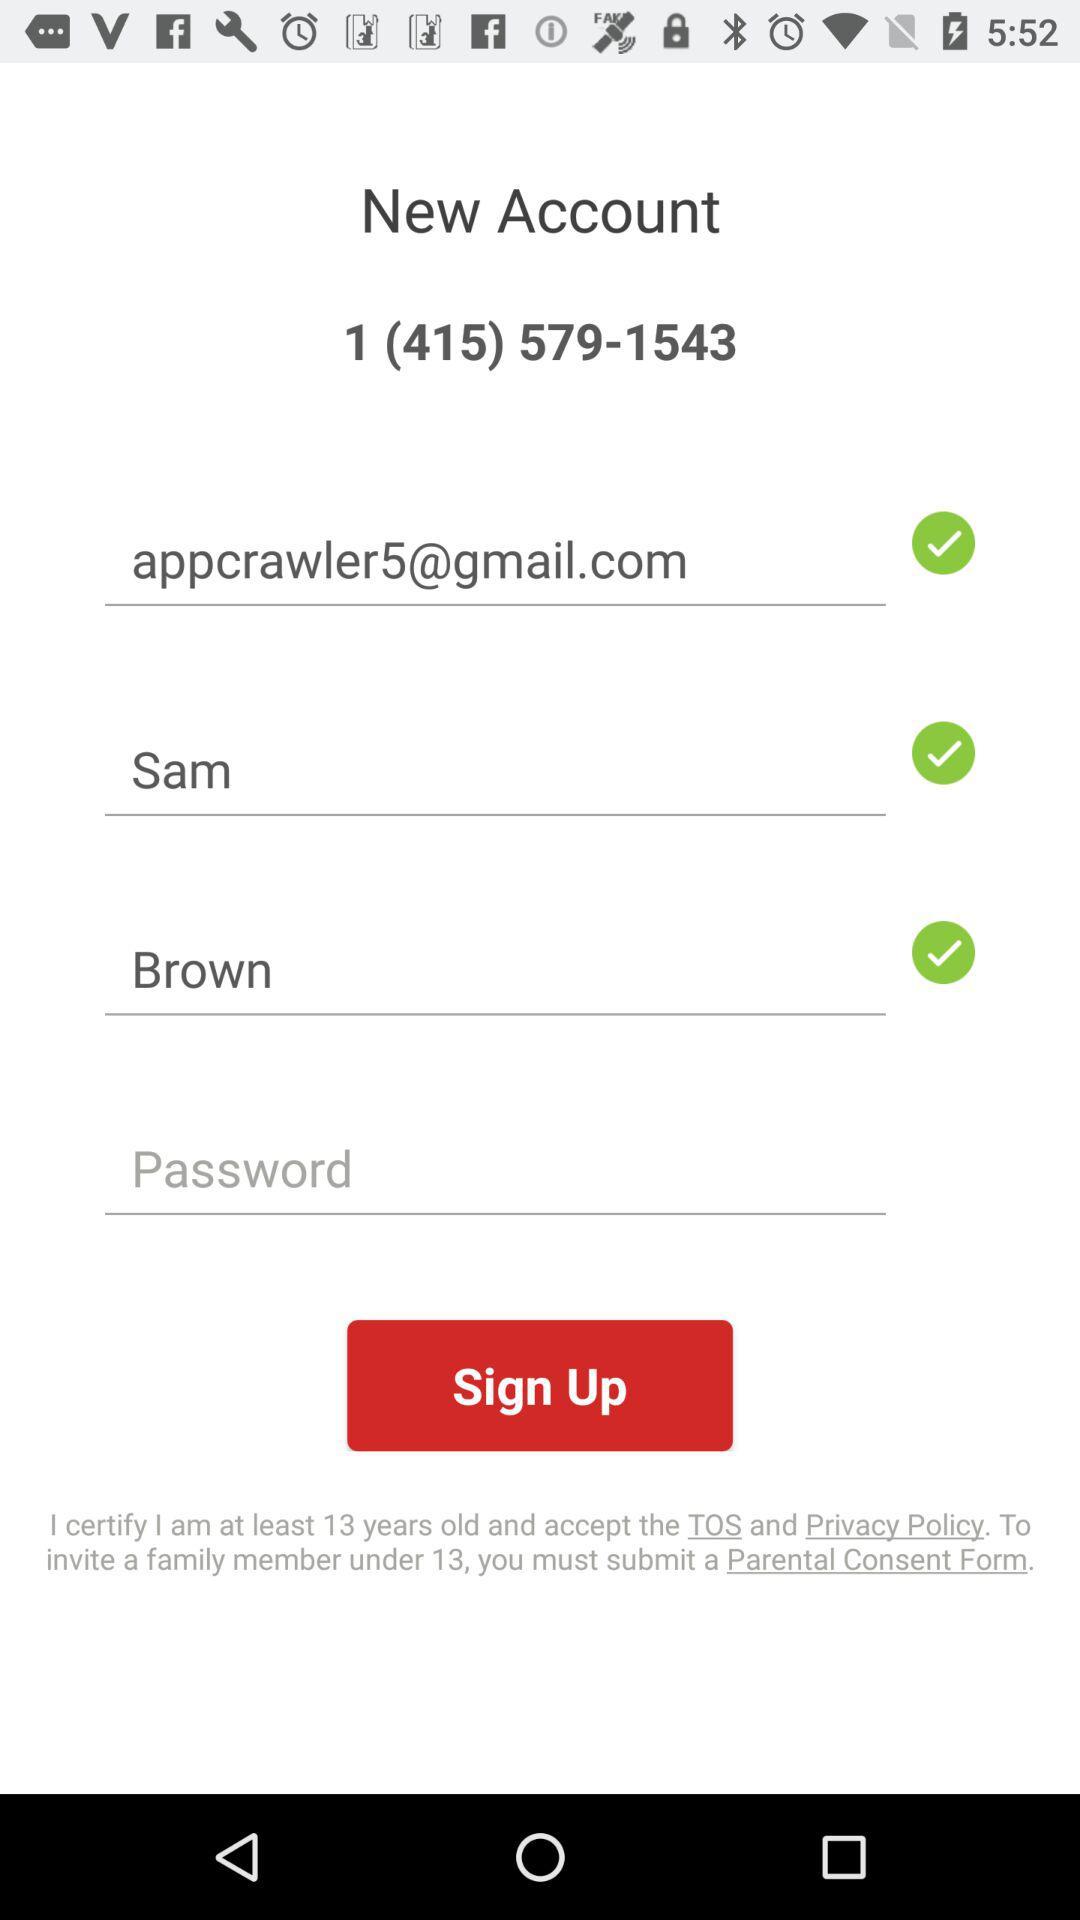 This screenshot has height=1920, width=1080. What do you see at coordinates (495, 767) in the screenshot?
I see `item below the appcrawler5@gmail.com item` at bounding box center [495, 767].